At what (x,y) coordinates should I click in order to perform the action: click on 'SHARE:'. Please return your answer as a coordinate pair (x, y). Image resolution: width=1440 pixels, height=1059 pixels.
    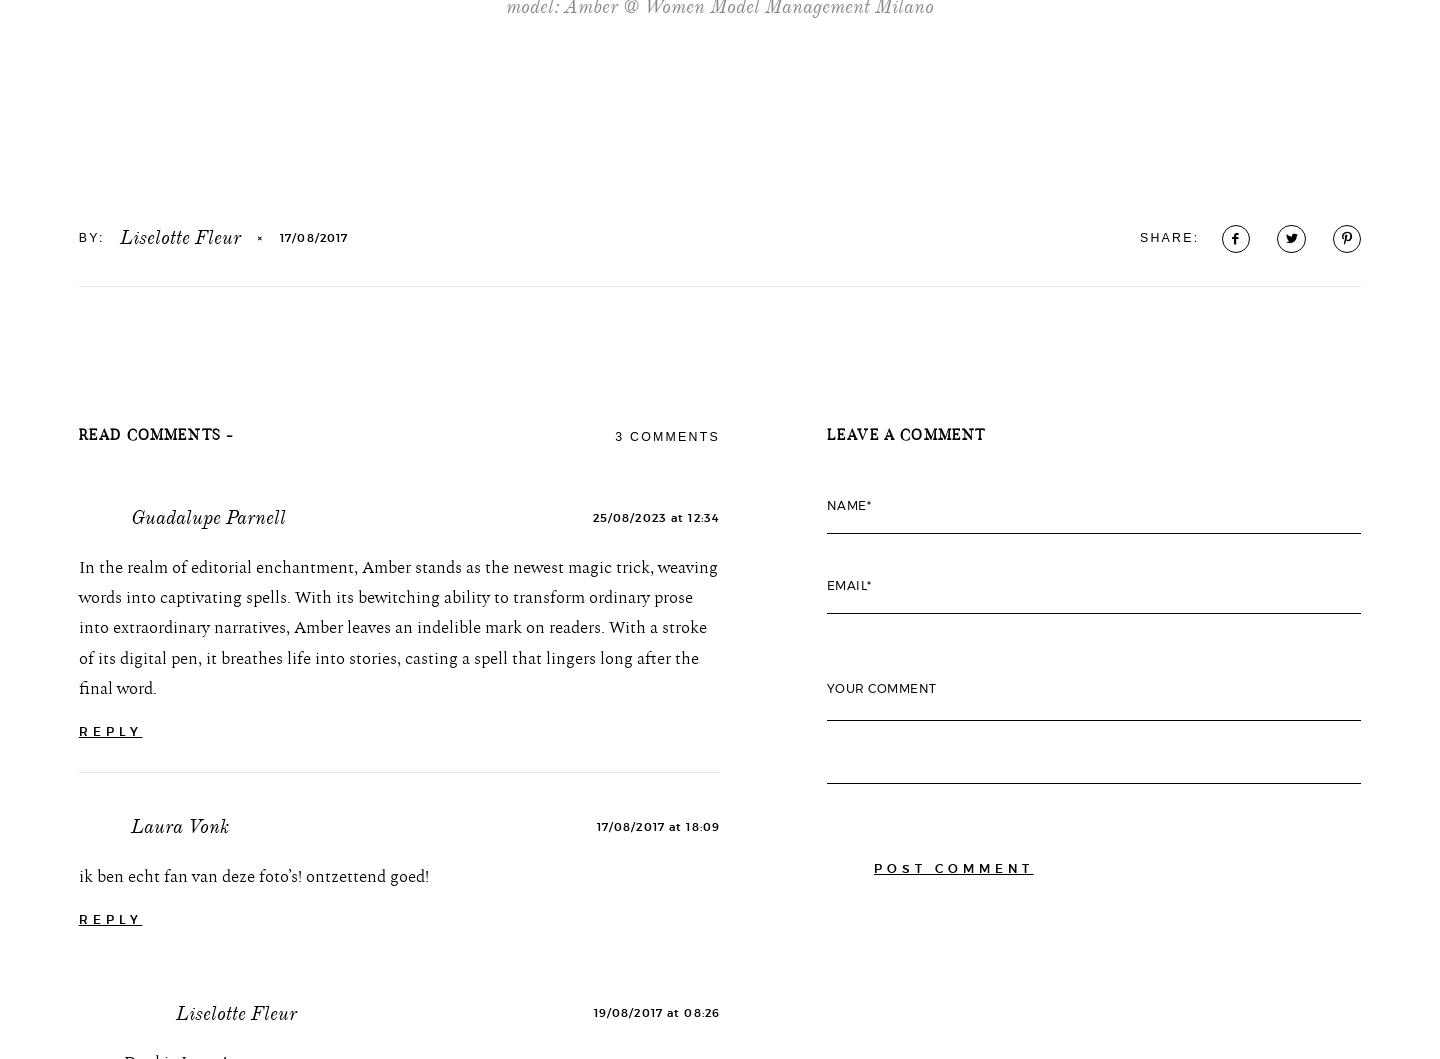
    Looking at the image, I should click on (1168, 371).